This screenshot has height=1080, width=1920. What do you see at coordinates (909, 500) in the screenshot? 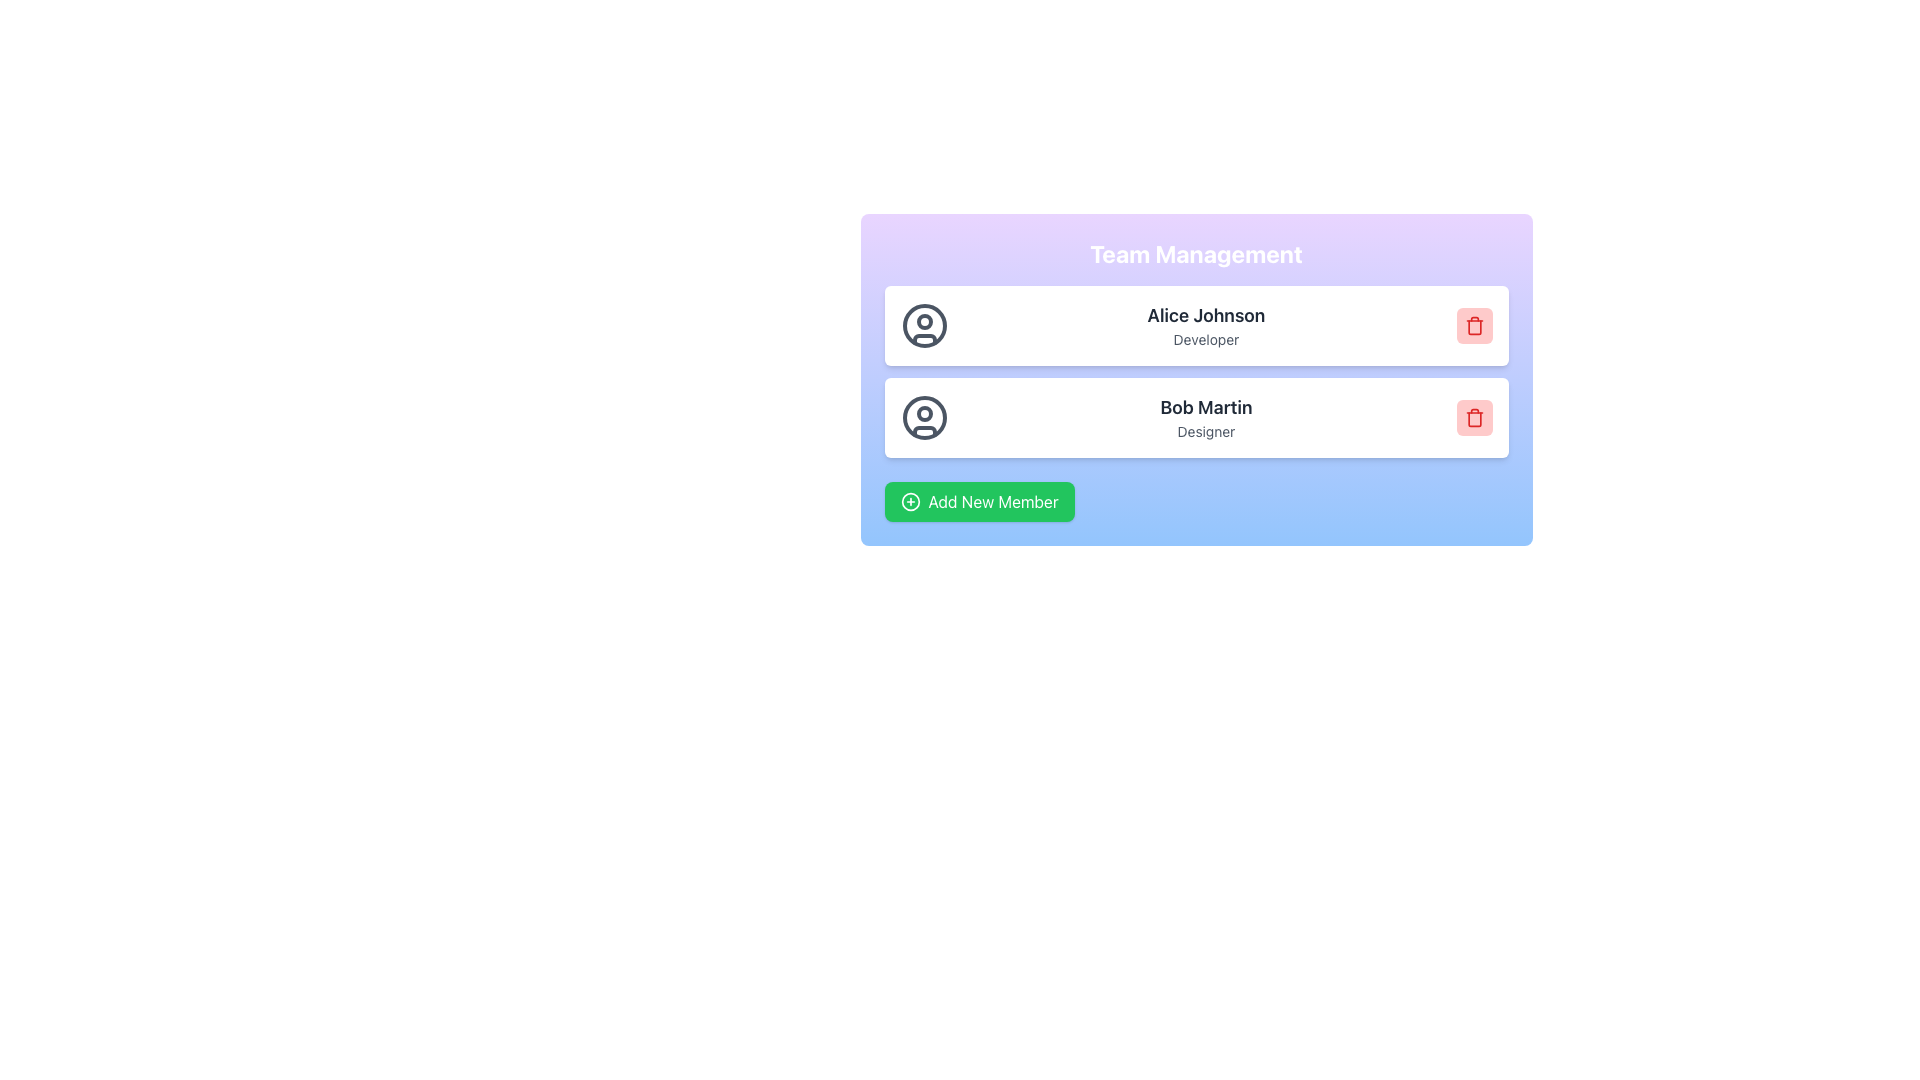
I see `the add member icon located to the left of the 'Add New Member' text within the green button at the bottom of the section` at bounding box center [909, 500].